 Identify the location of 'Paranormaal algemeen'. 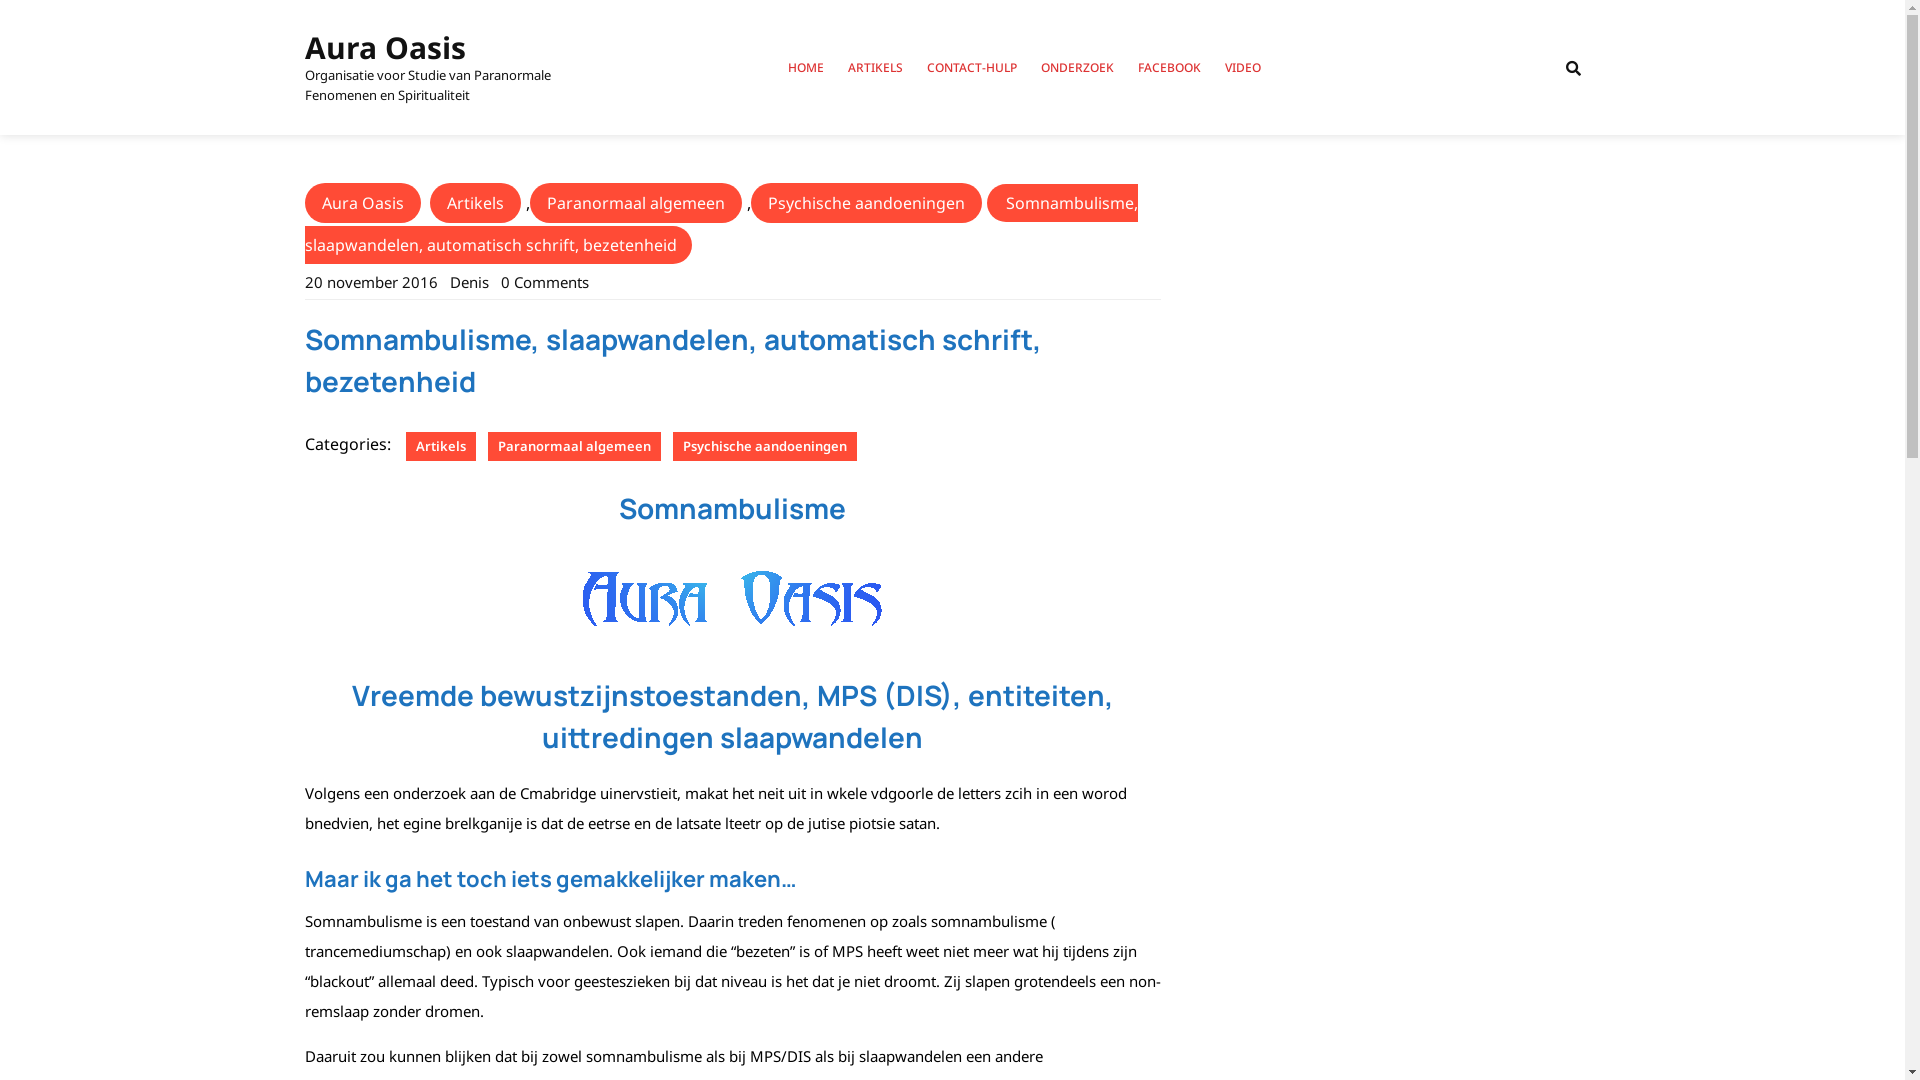
(529, 203).